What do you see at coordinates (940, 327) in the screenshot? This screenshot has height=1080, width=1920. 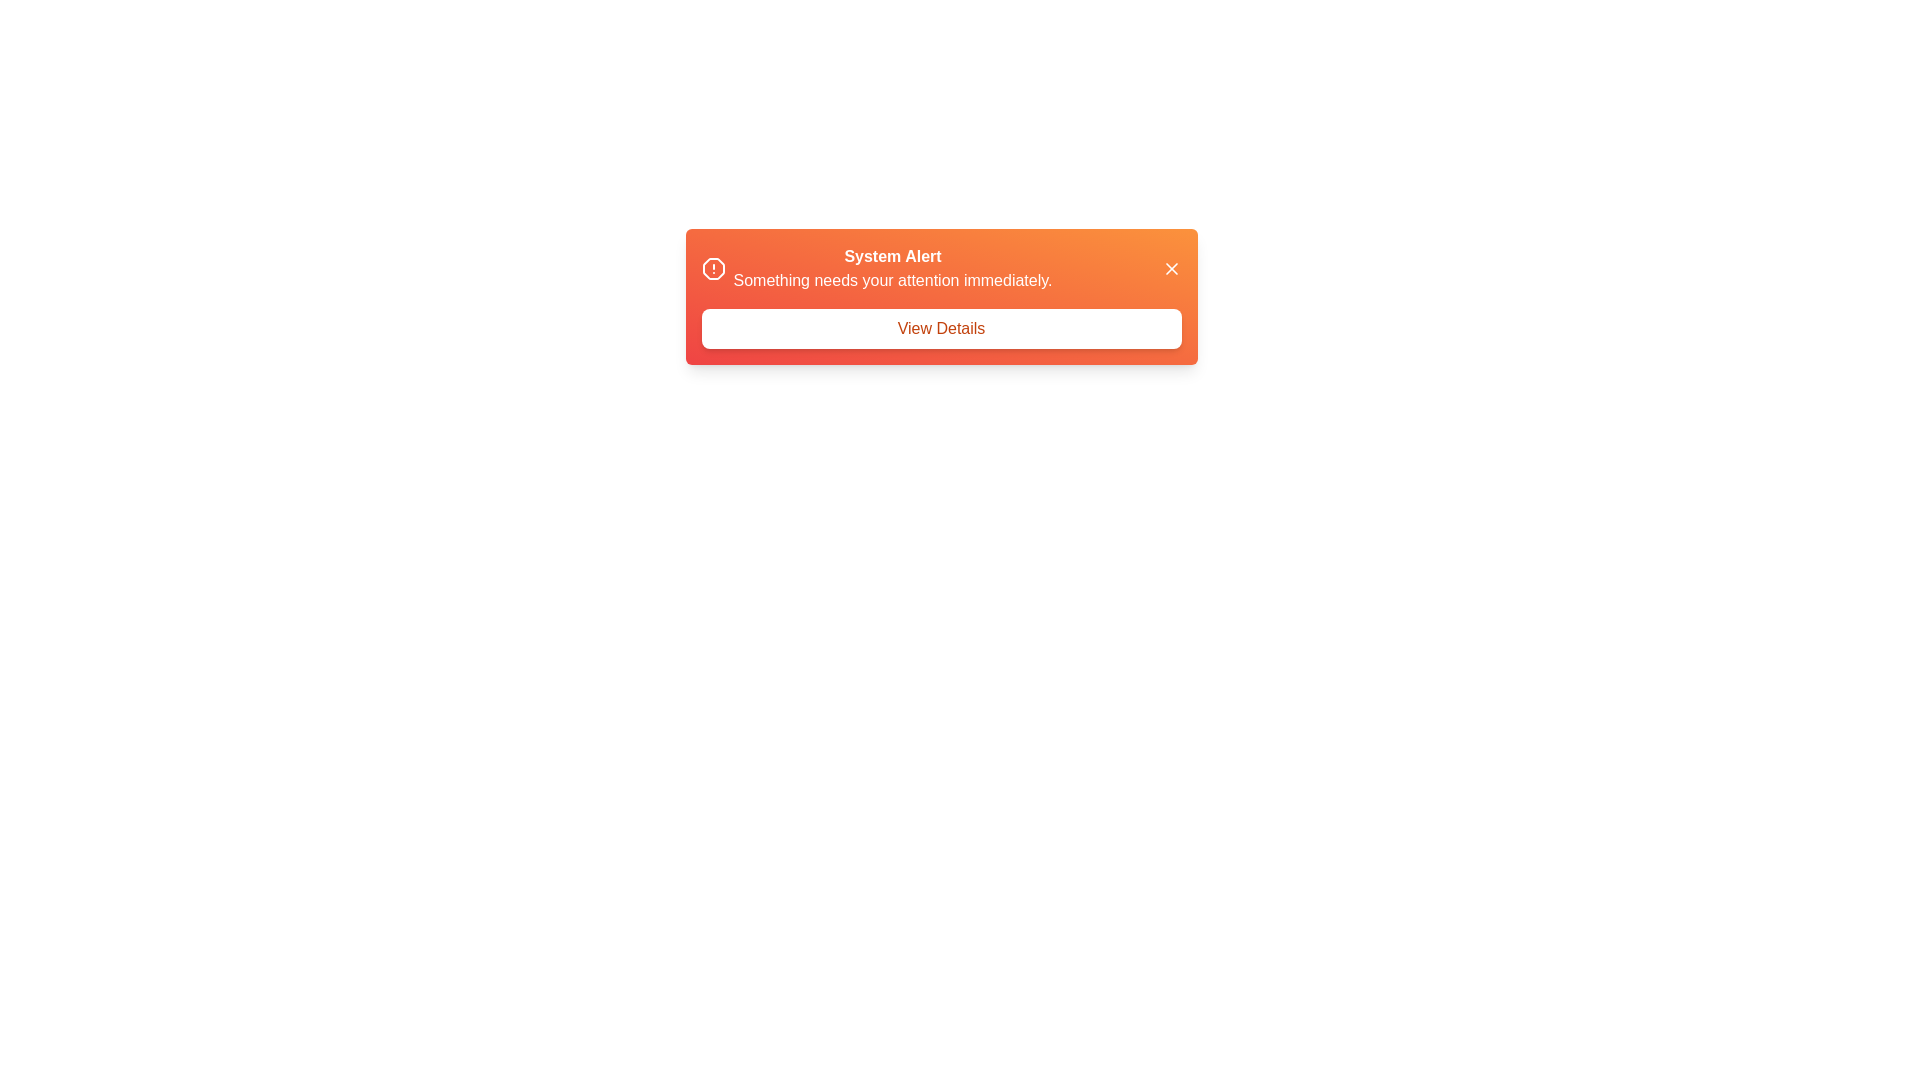 I see `the 'View Details' button, which is a rectangular button with a white background and rounded corners, featuring orange text and a shadow effect, to observe the background color change` at bounding box center [940, 327].